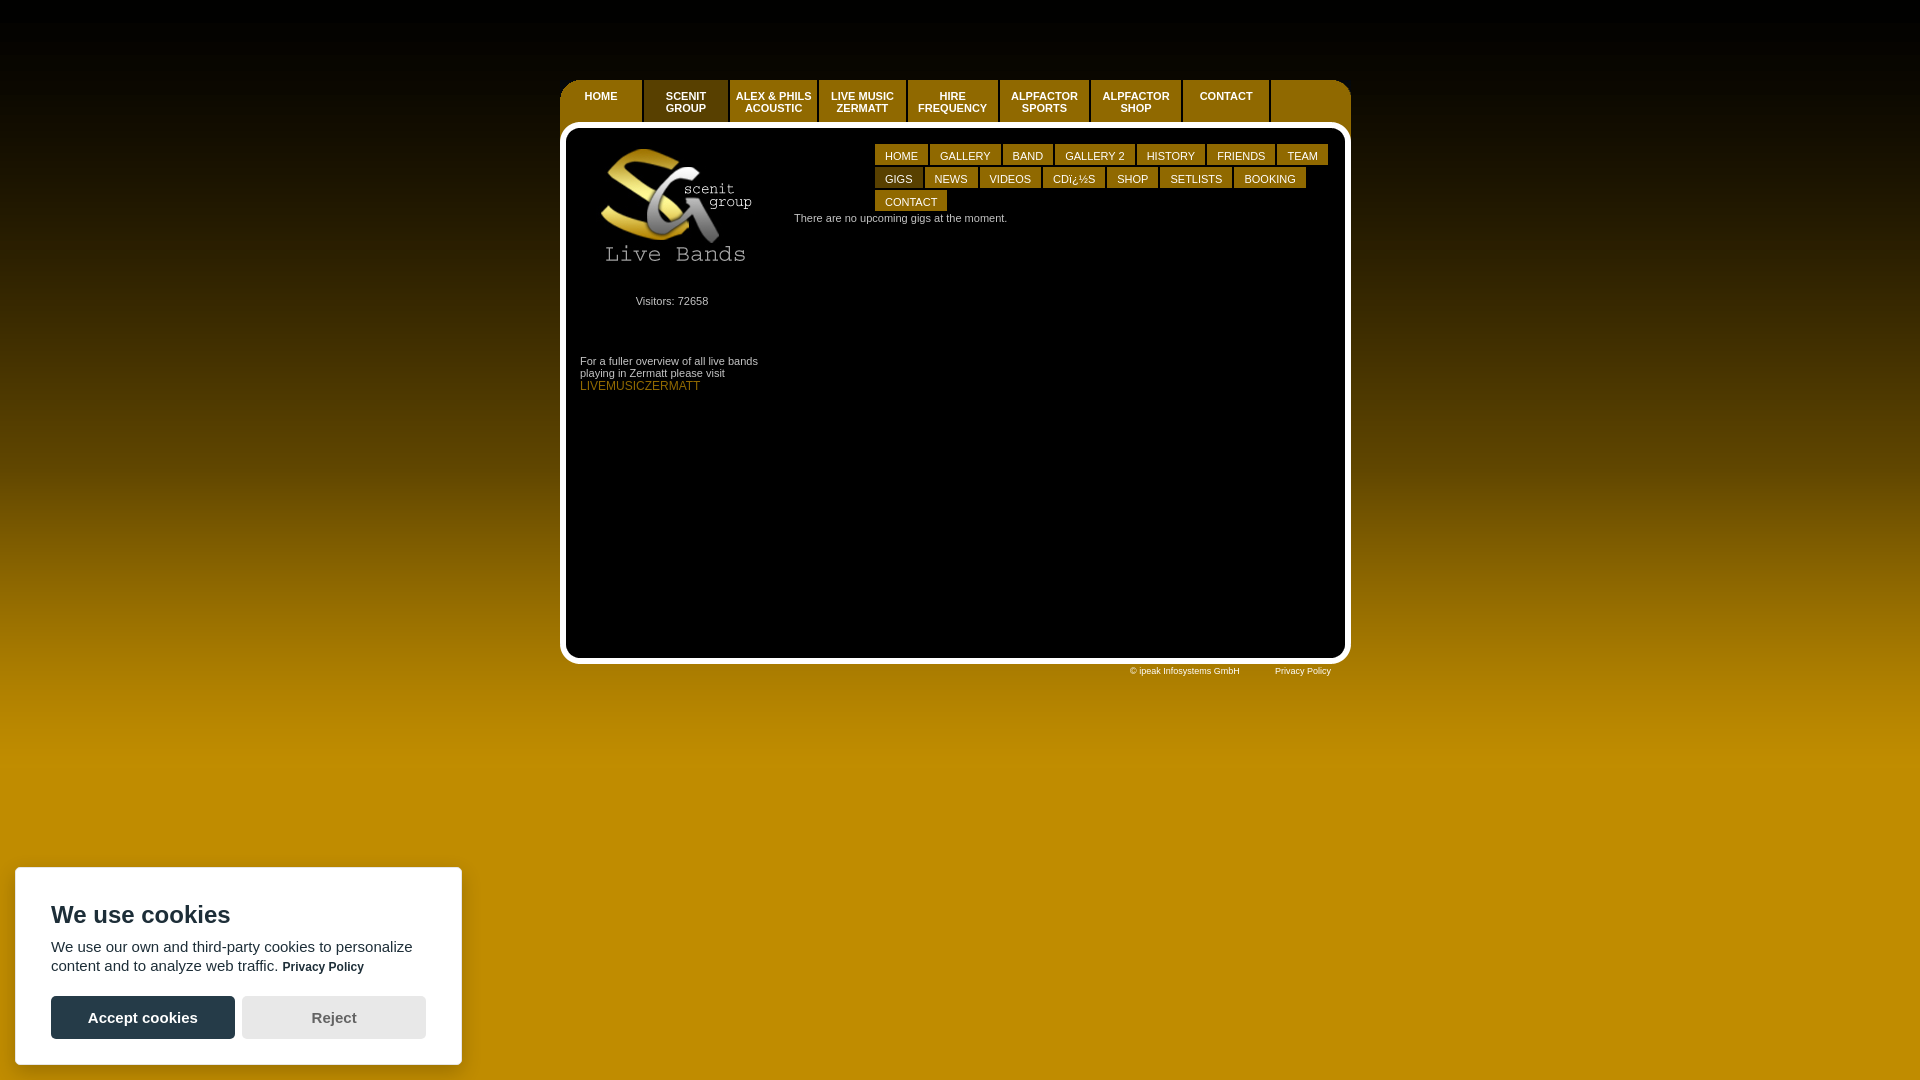 Image resolution: width=1920 pixels, height=1080 pixels. What do you see at coordinates (323, 966) in the screenshot?
I see `'Privacy Policy'` at bounding box center [323, 966].